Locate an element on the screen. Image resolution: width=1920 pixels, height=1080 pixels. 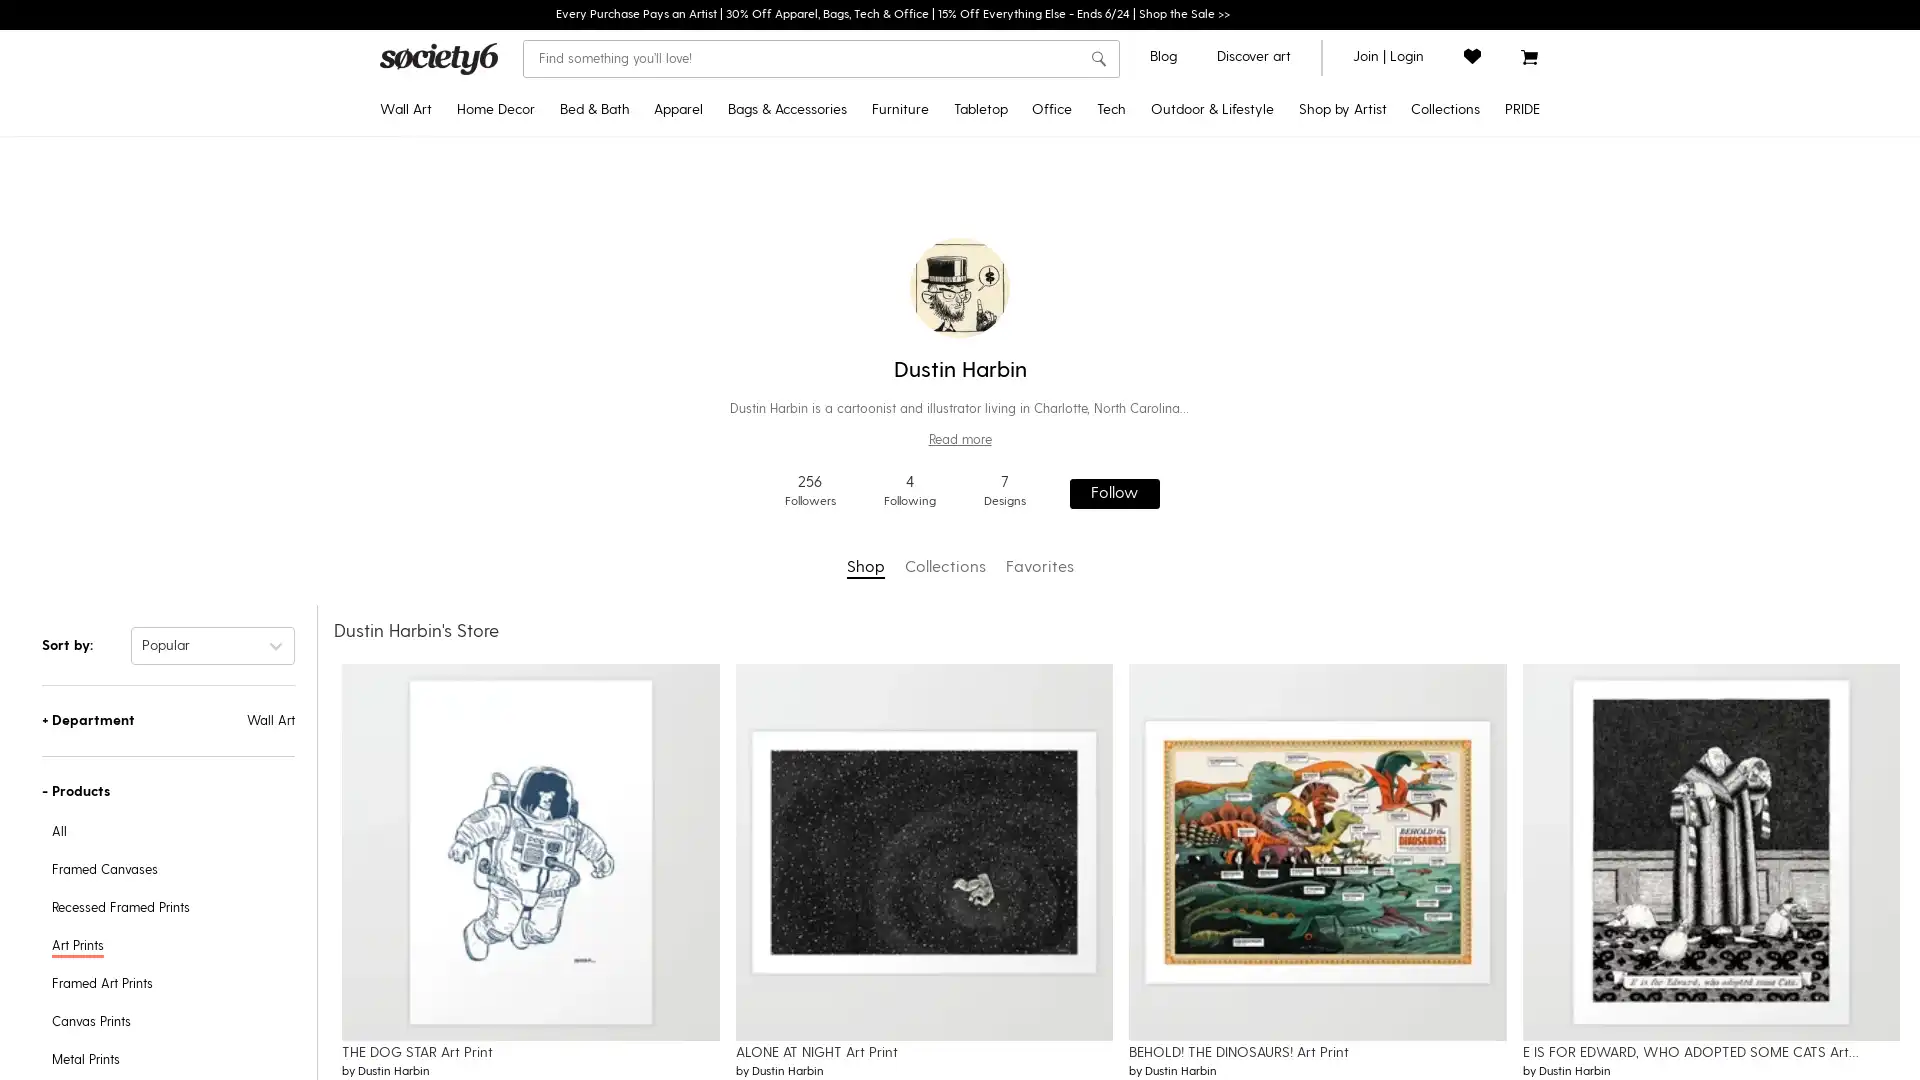
Welcome Mats is located at coordinates (1238, 353).